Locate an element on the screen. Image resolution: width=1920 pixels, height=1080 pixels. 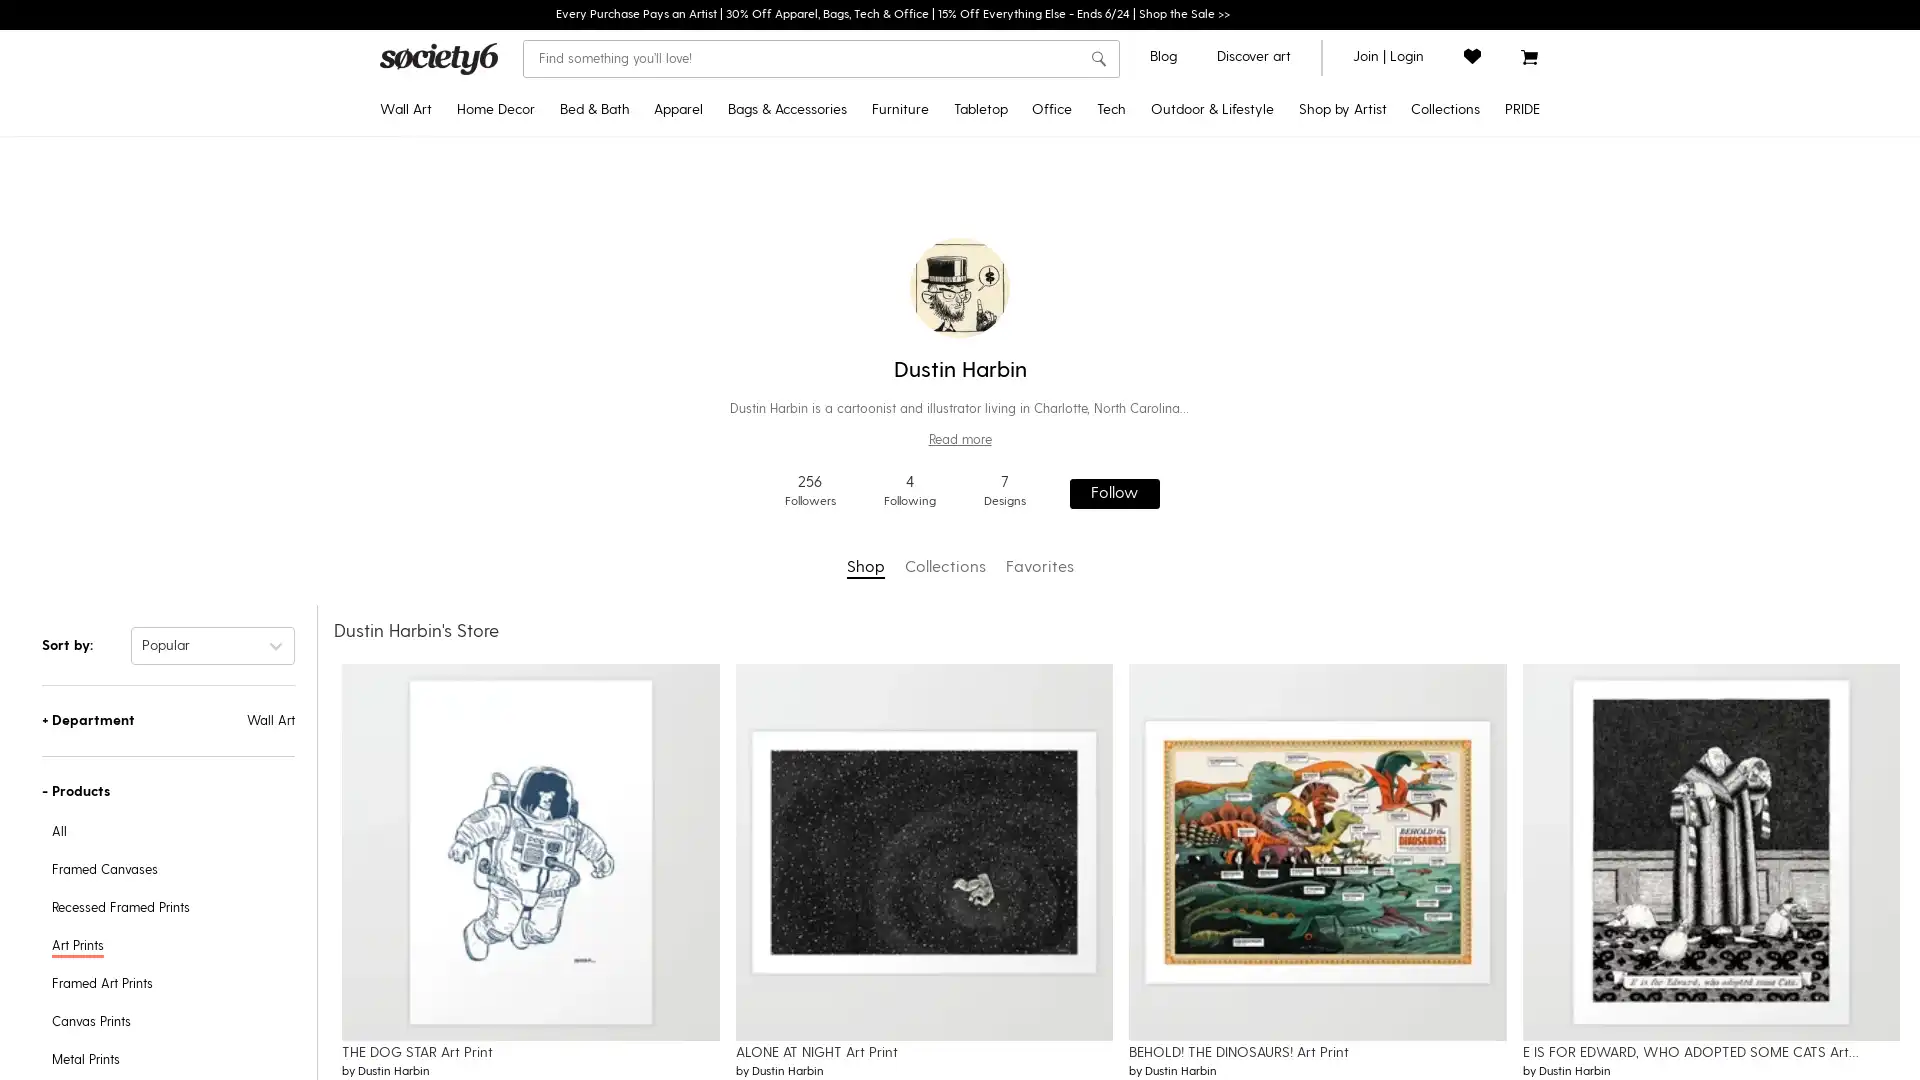
Welcome Mats is located at coordinates (1238, 353).